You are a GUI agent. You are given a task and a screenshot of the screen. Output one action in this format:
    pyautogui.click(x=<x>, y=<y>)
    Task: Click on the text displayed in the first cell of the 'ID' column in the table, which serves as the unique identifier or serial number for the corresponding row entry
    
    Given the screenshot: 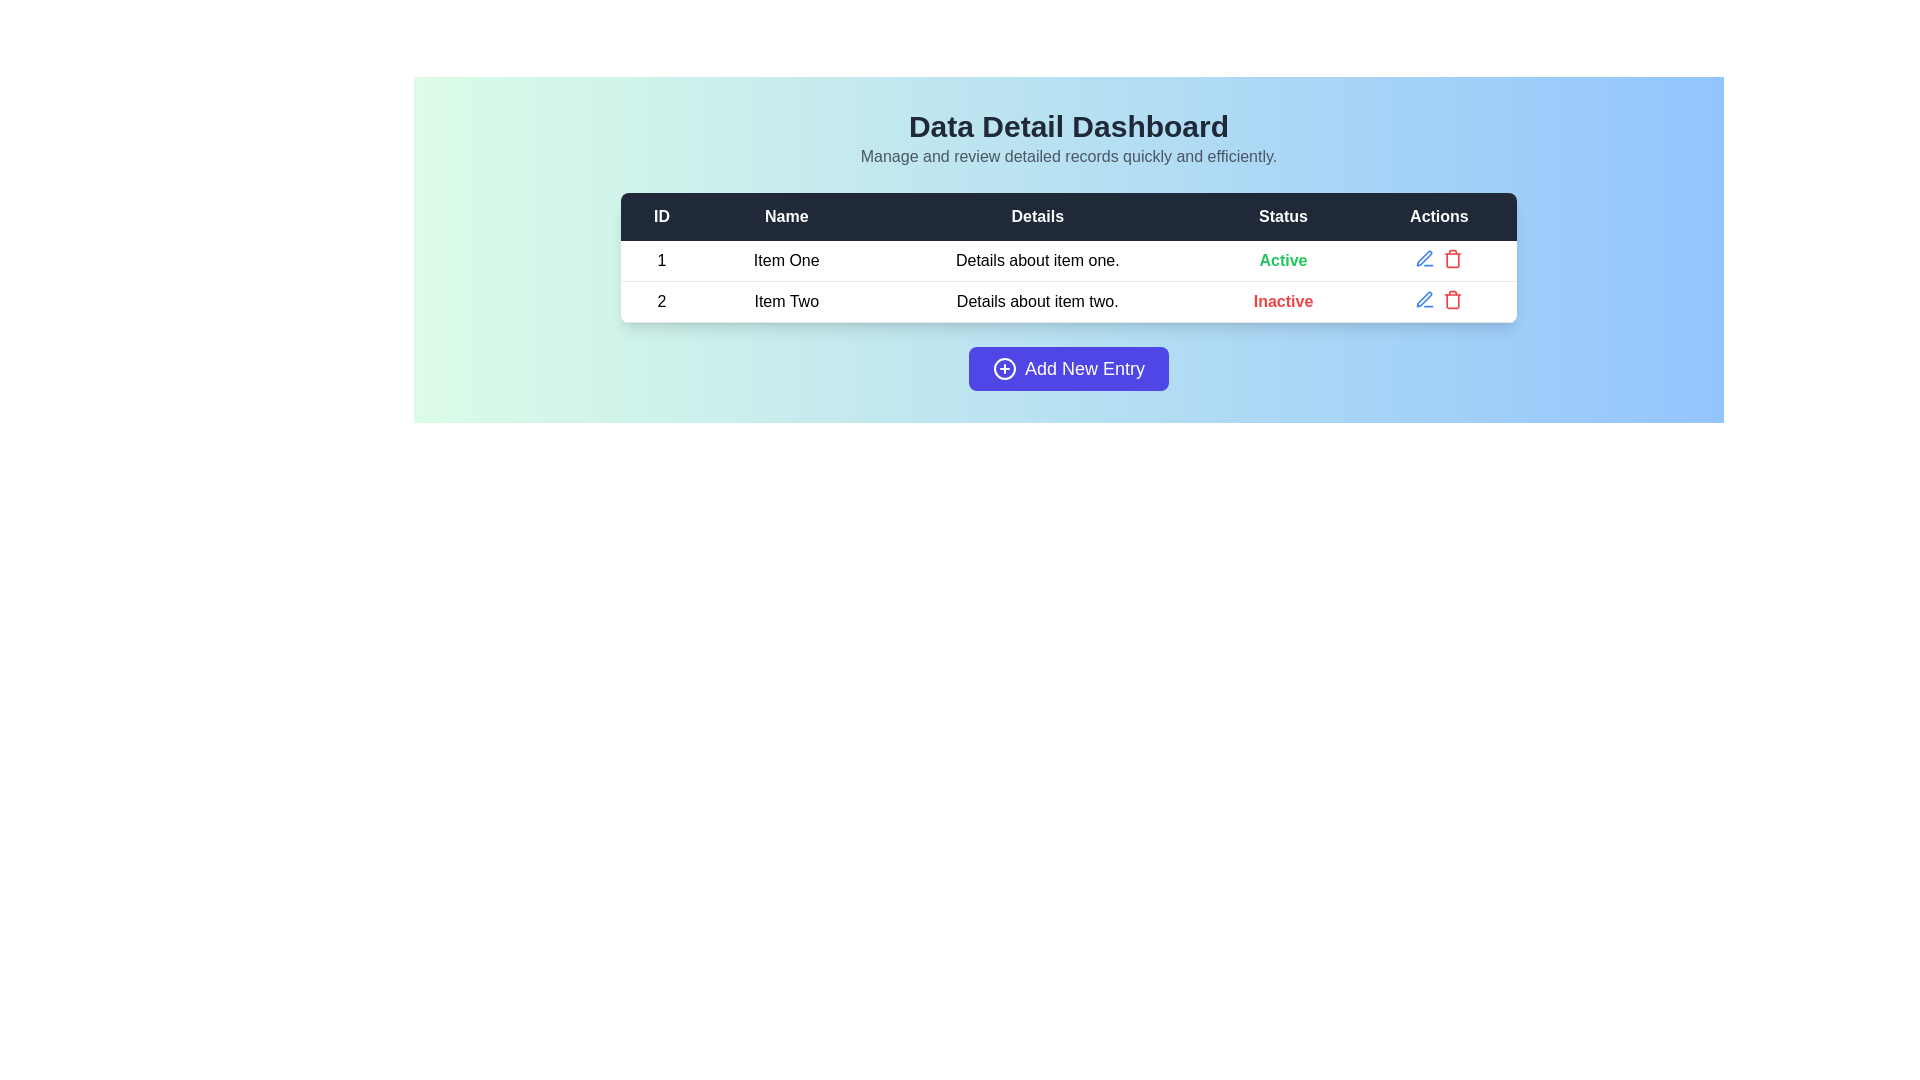 What is the action you would take?
    pyautogui.click(x=662, y=260)
    